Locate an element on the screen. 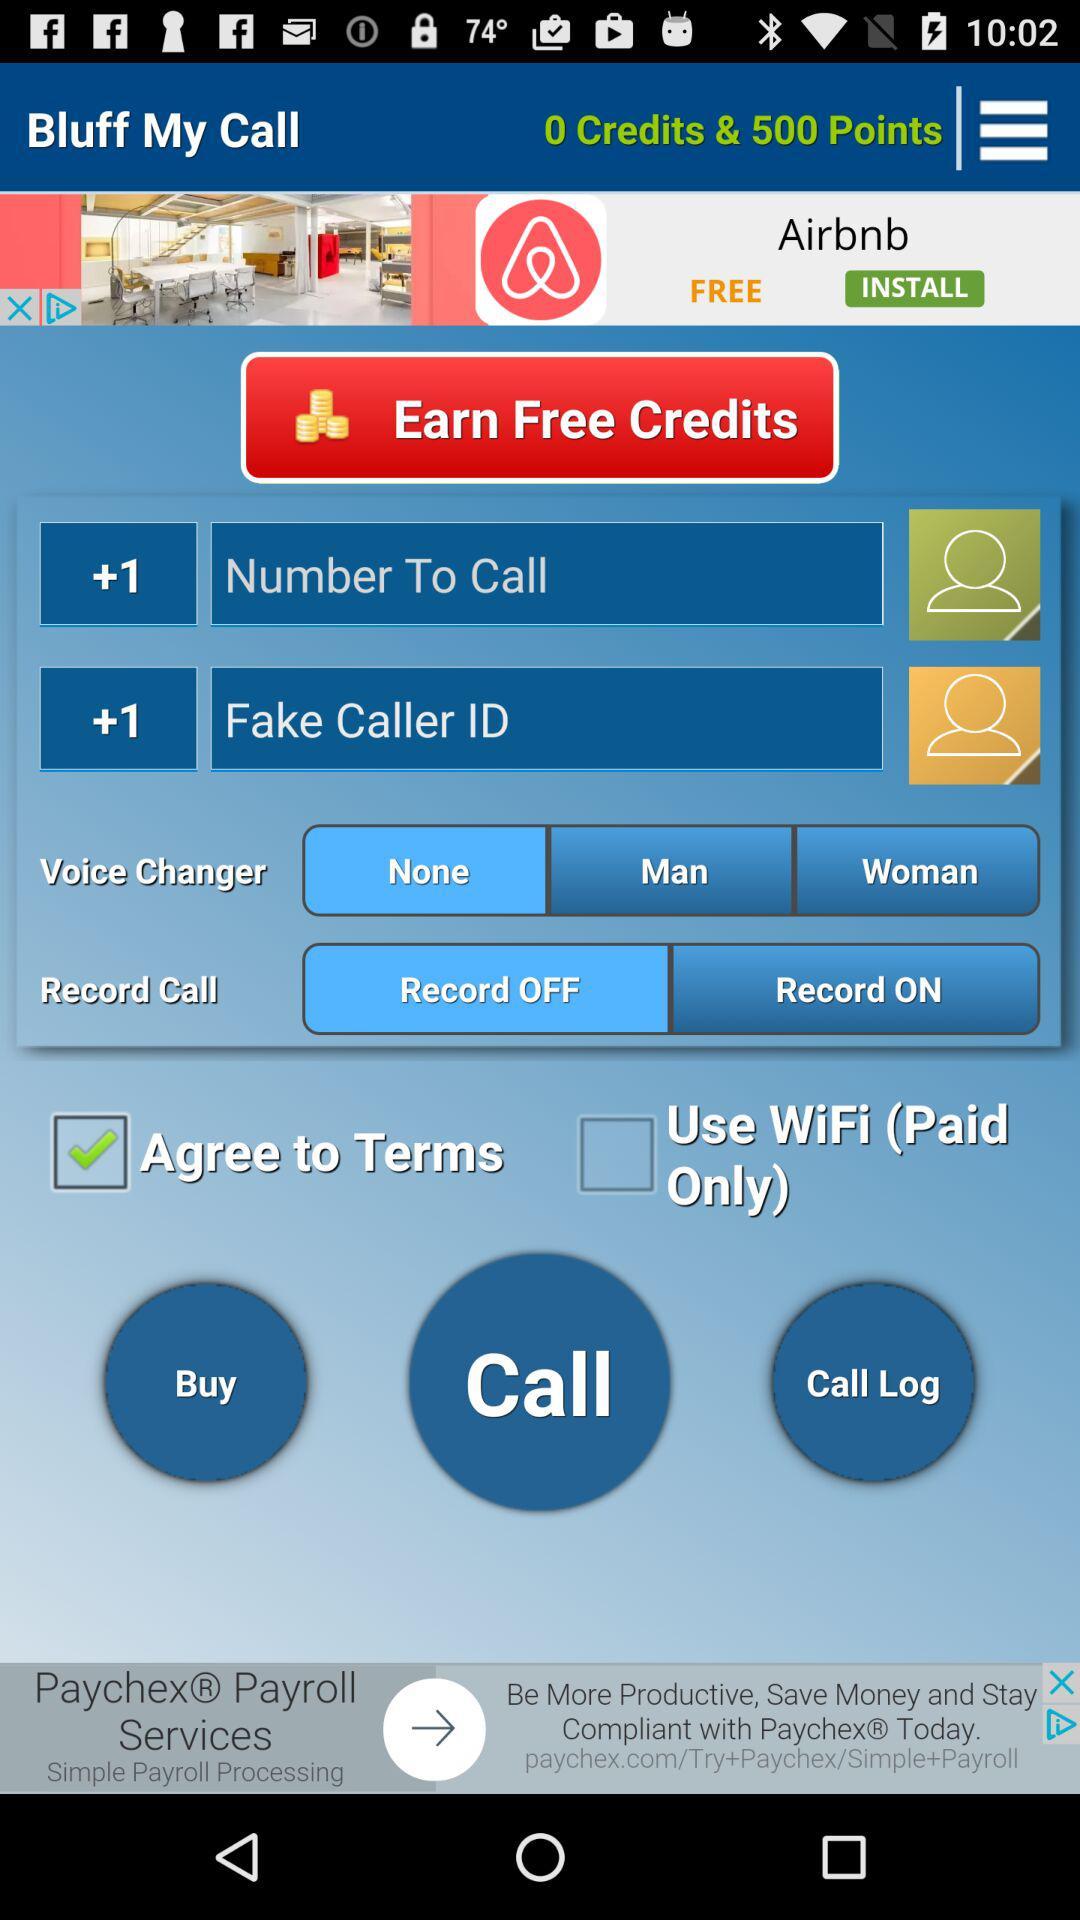 Image resolution: width=1080 pixels, height=1920 pixels. the menu icon is located at coordinates (1014, 136).